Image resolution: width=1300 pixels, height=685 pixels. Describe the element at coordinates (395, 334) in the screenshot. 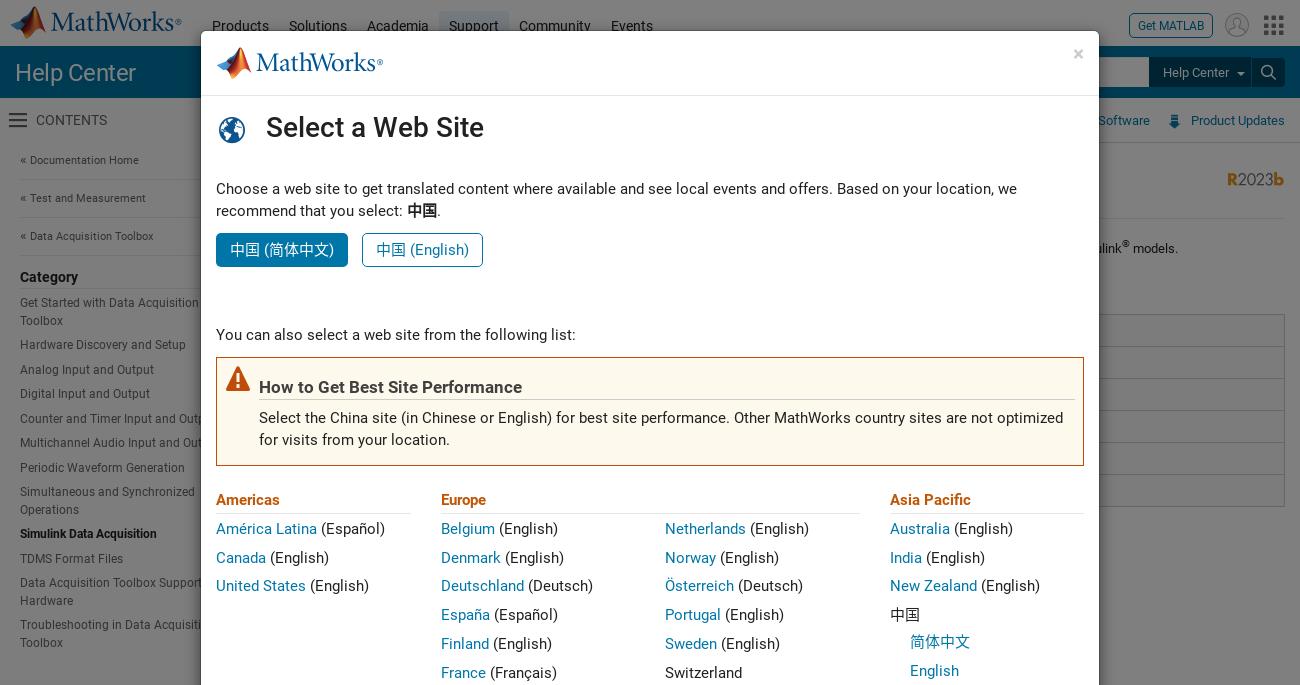

I see `'You can also select a web site from the following list:'` at that location.